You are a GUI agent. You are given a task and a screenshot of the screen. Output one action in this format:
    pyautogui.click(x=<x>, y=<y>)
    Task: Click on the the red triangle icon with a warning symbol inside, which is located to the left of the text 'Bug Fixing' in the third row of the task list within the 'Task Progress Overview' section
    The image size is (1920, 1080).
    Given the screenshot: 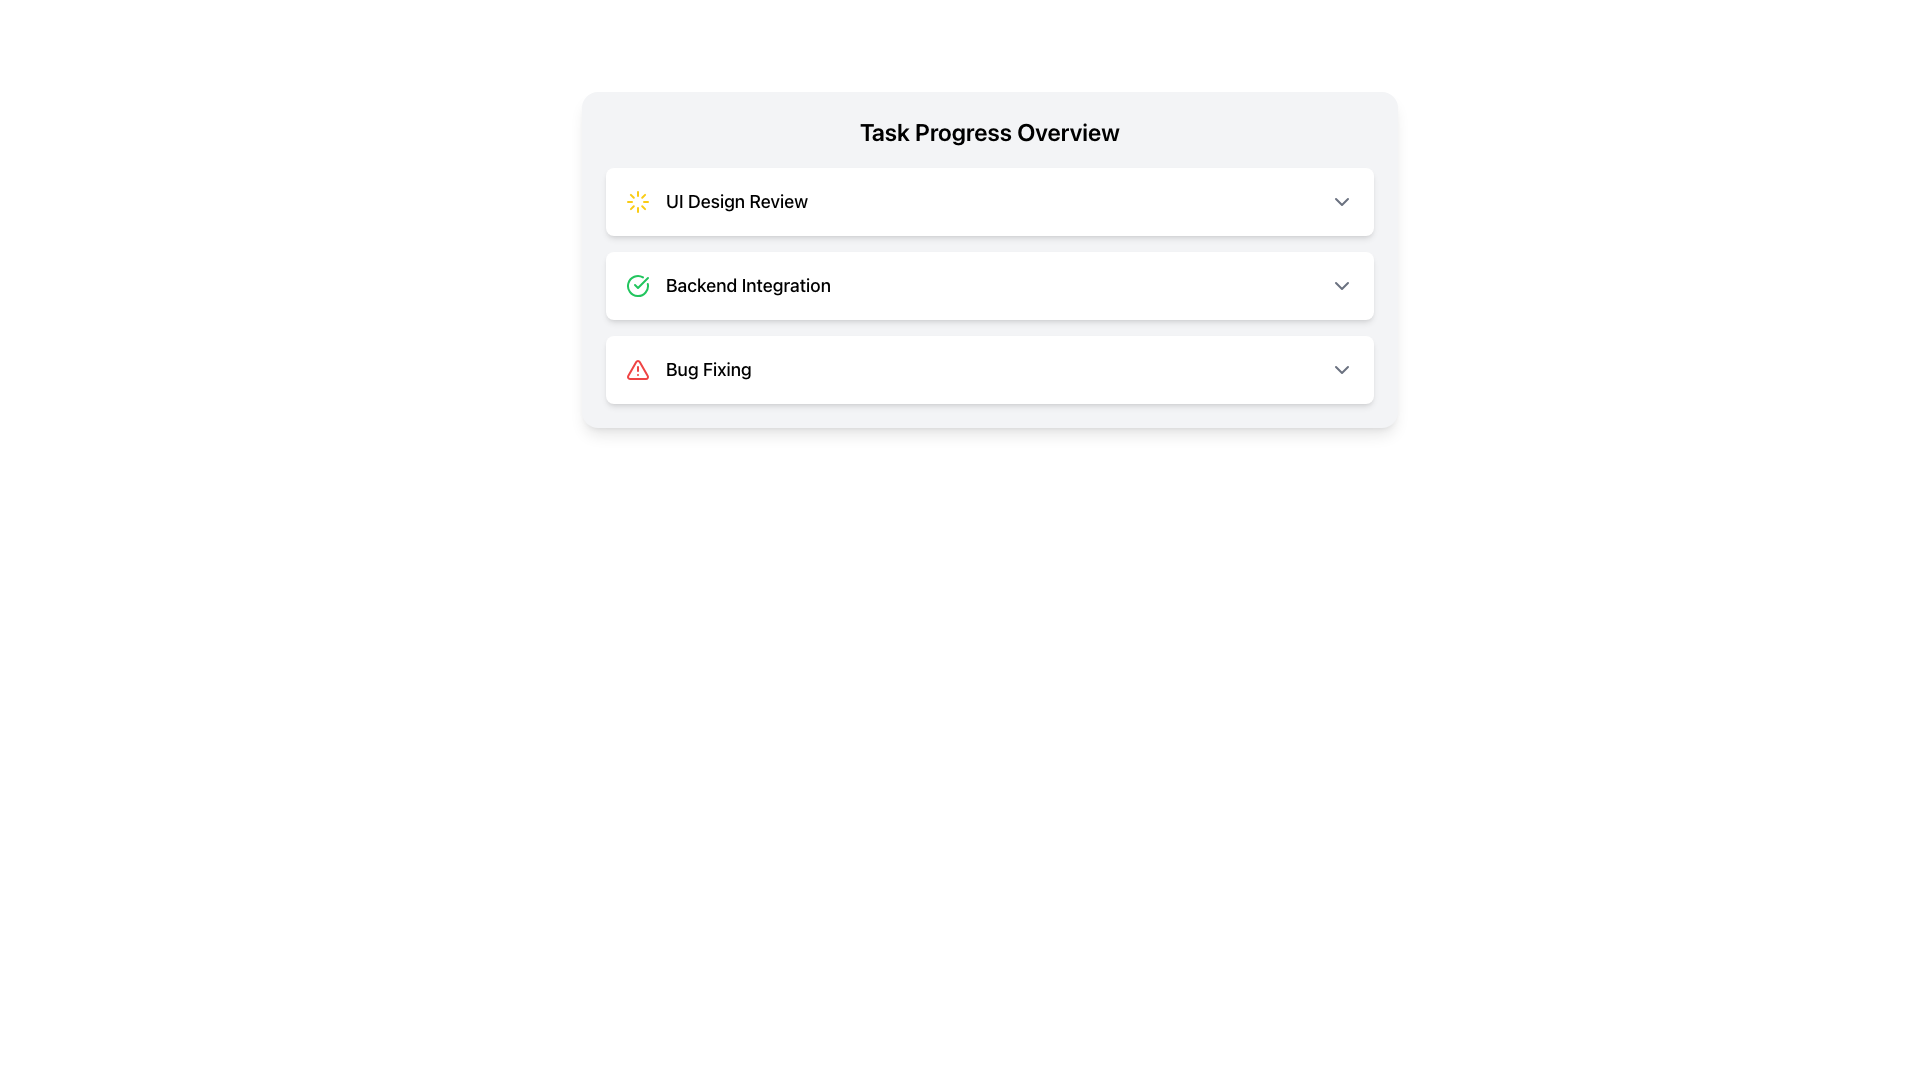 What is the action you would take?
    pyautogui.click(x=637, y=370)
    